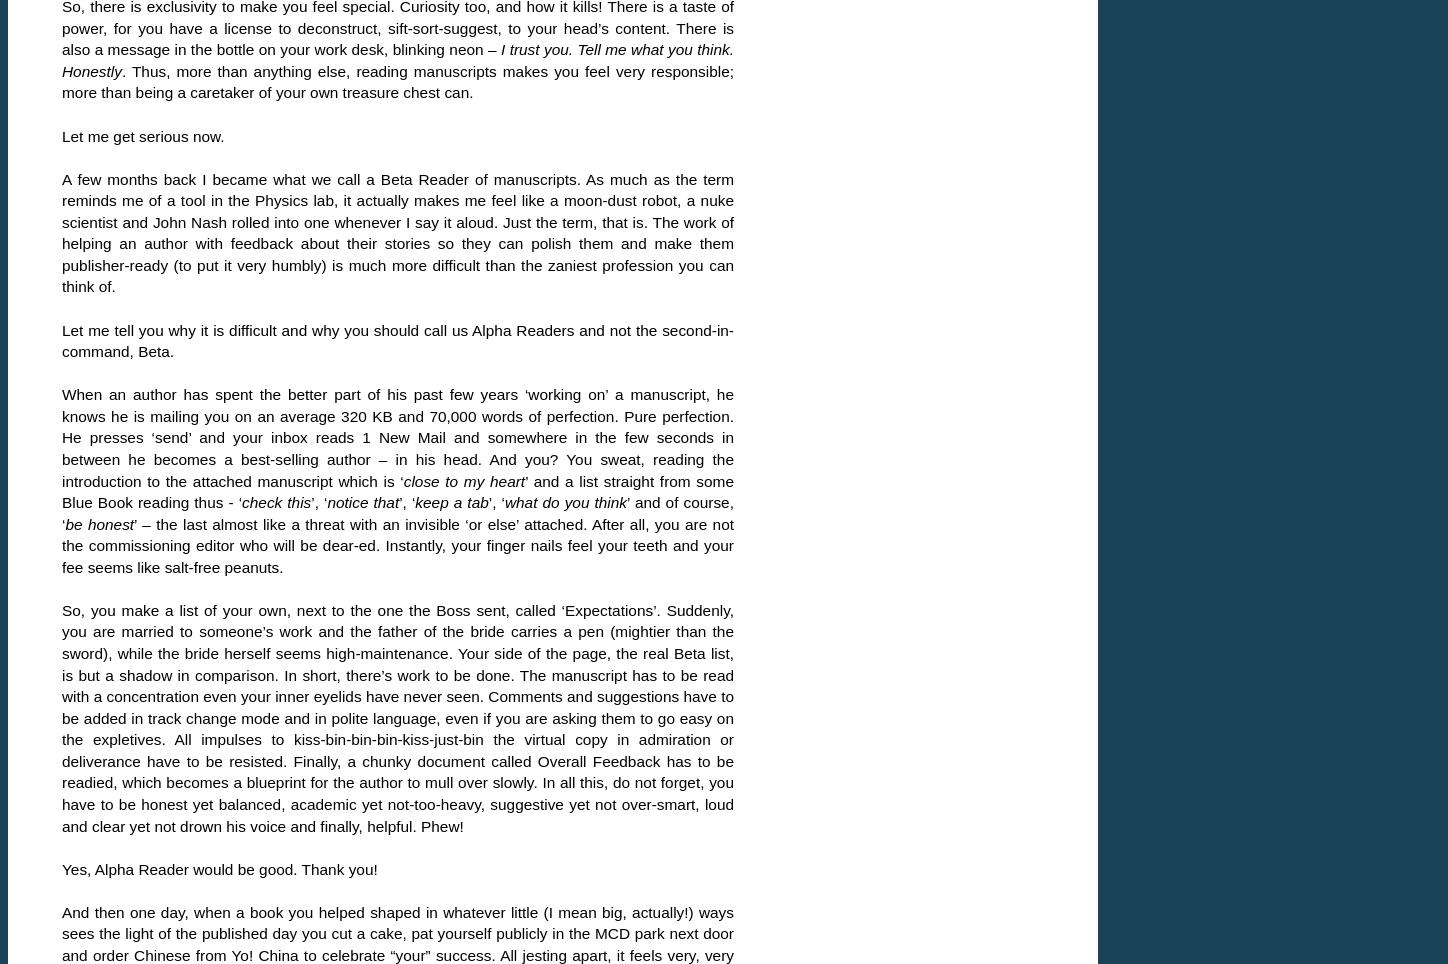 This screenshot has width=1448, height=964. Describe the element at coordinates (398, 80) in the screenshot. I see `'. Thus, more than anything else, reading manuscripts makes you feel very responsible; more than being a caretaker of your own treasure chest can.'` at that location.